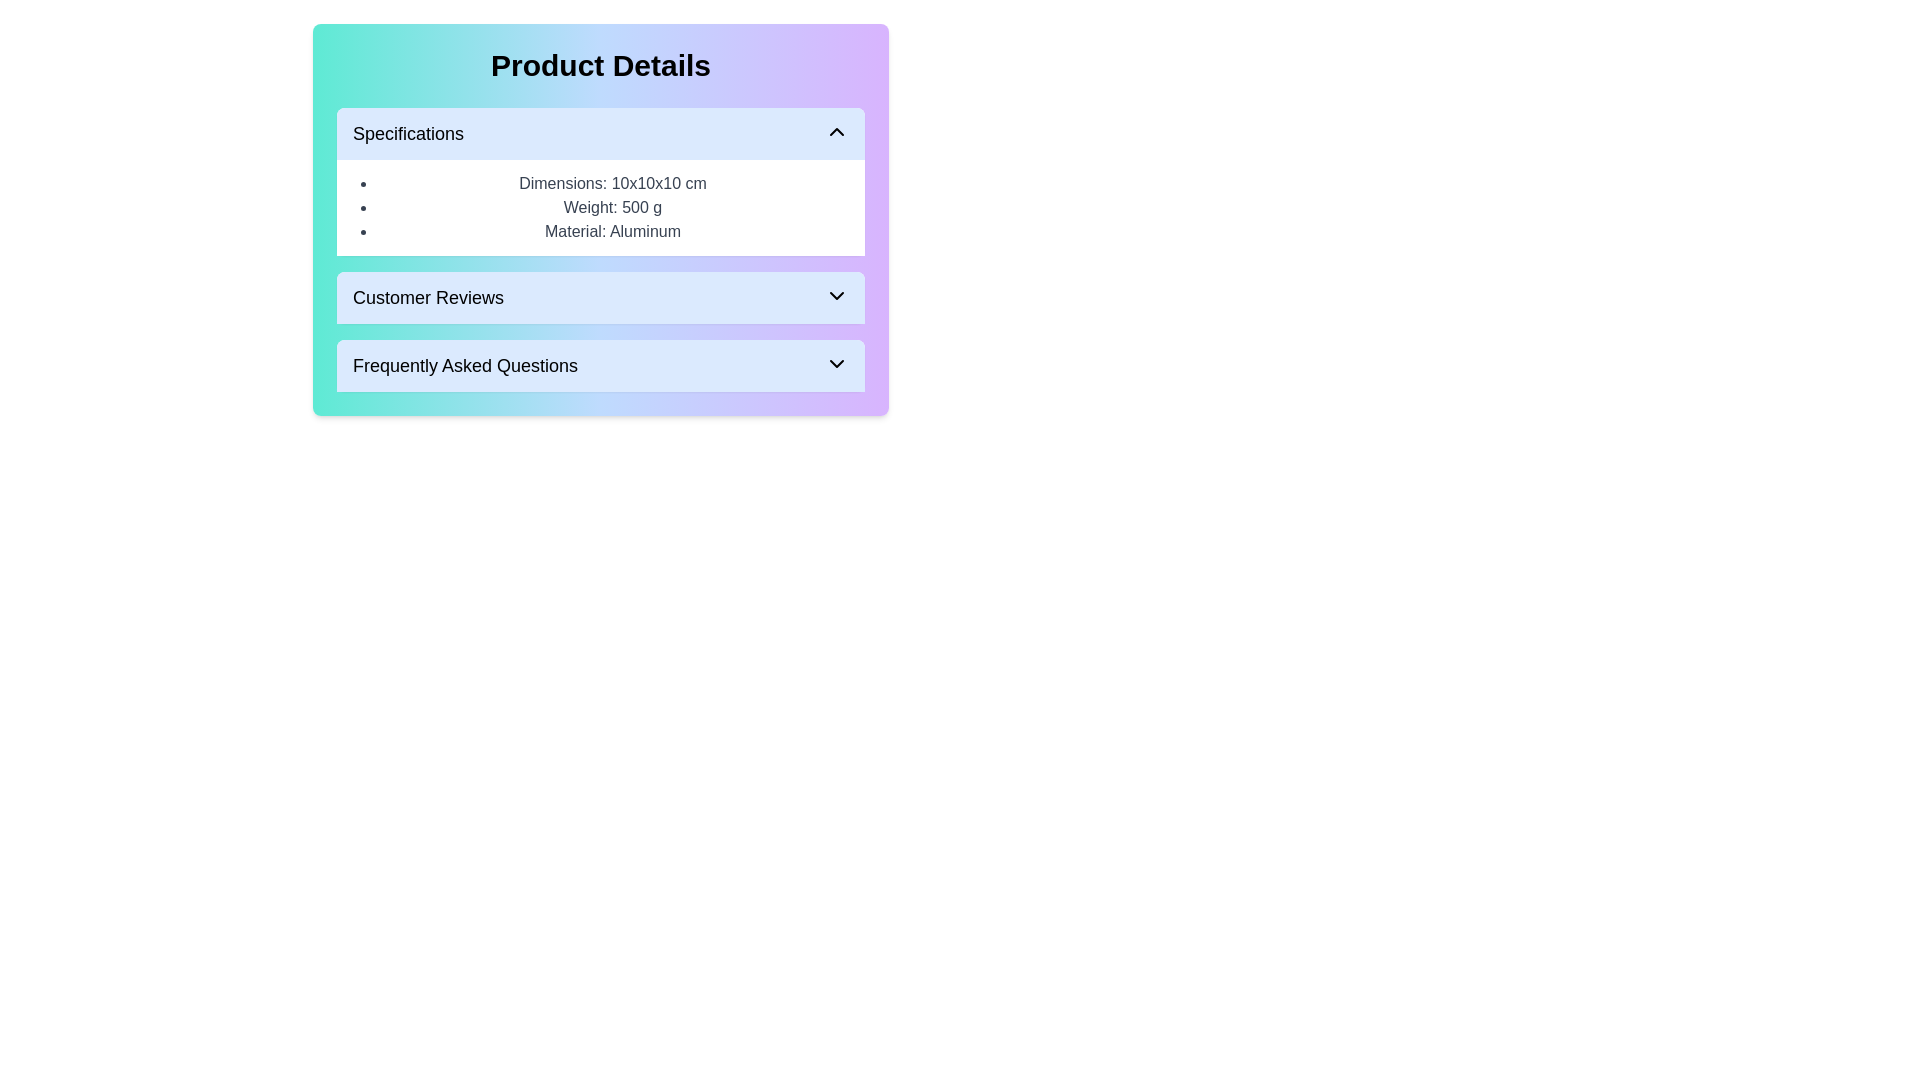 The image size is (1920, 1080). I want to click on the Text Label that states the material composition of the product, specifically 'Aluminum', which is the last item in the bullet-pointed list under the 'Specifications' section, so click(612, 230).